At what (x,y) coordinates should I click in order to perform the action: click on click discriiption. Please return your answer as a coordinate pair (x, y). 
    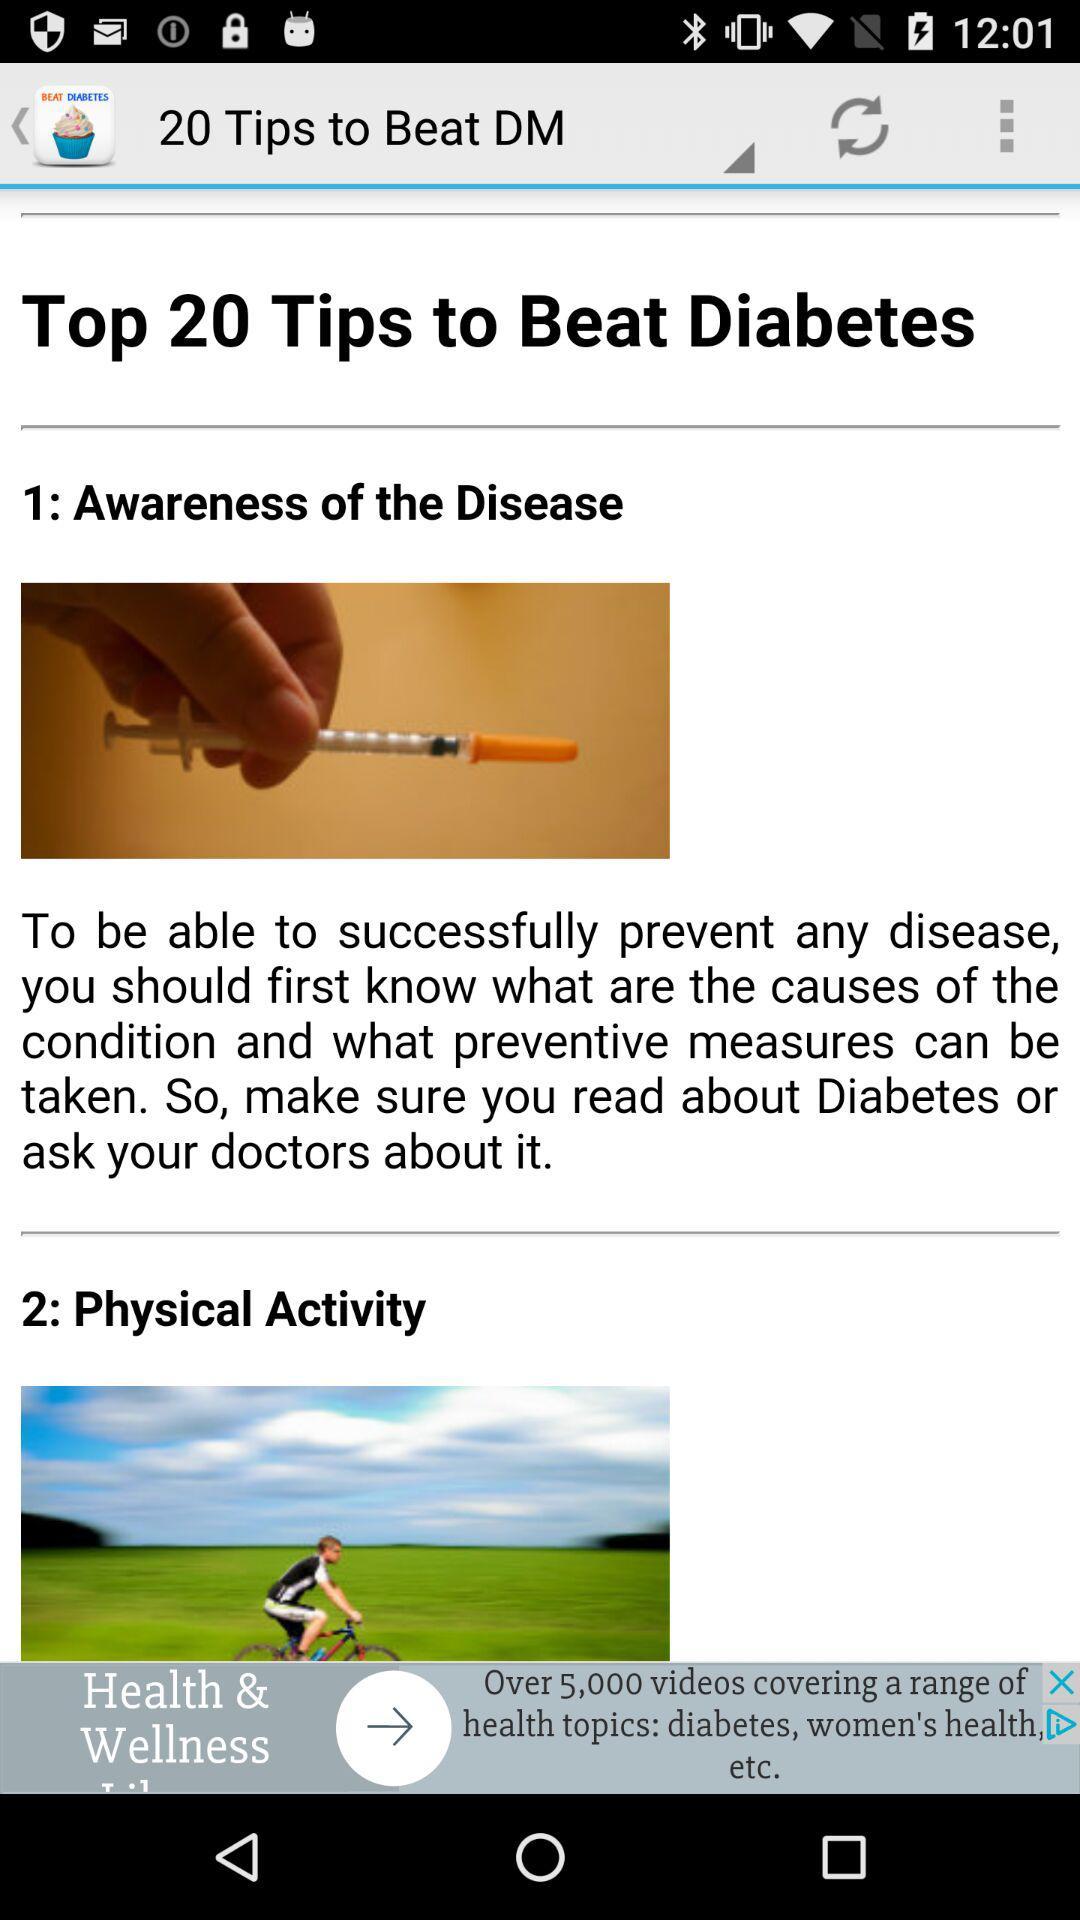
    Looking at the image, I should click on (540, 924).